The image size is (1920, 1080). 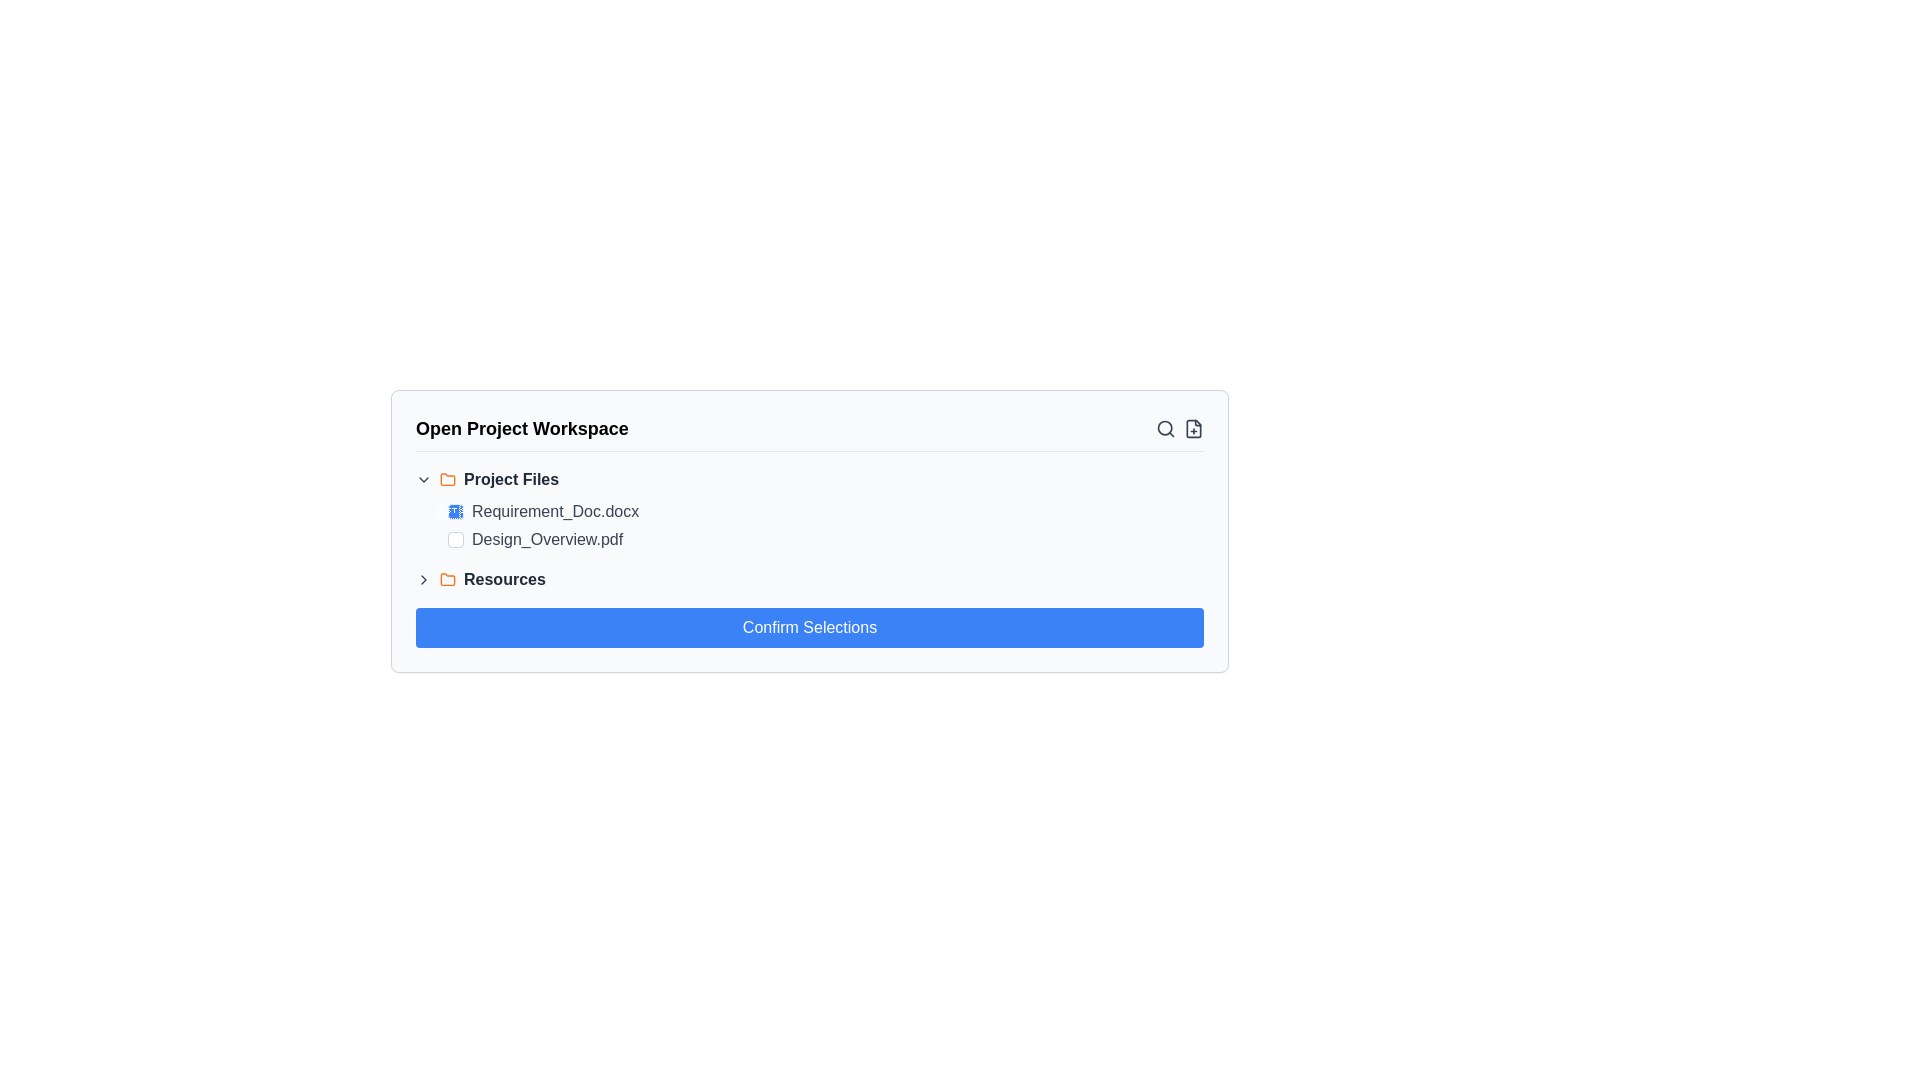 I want to click on the confirm button located at the bottom of the 'Open Project Workspace' section for keyboard interaction, so click(x=810, y=627).